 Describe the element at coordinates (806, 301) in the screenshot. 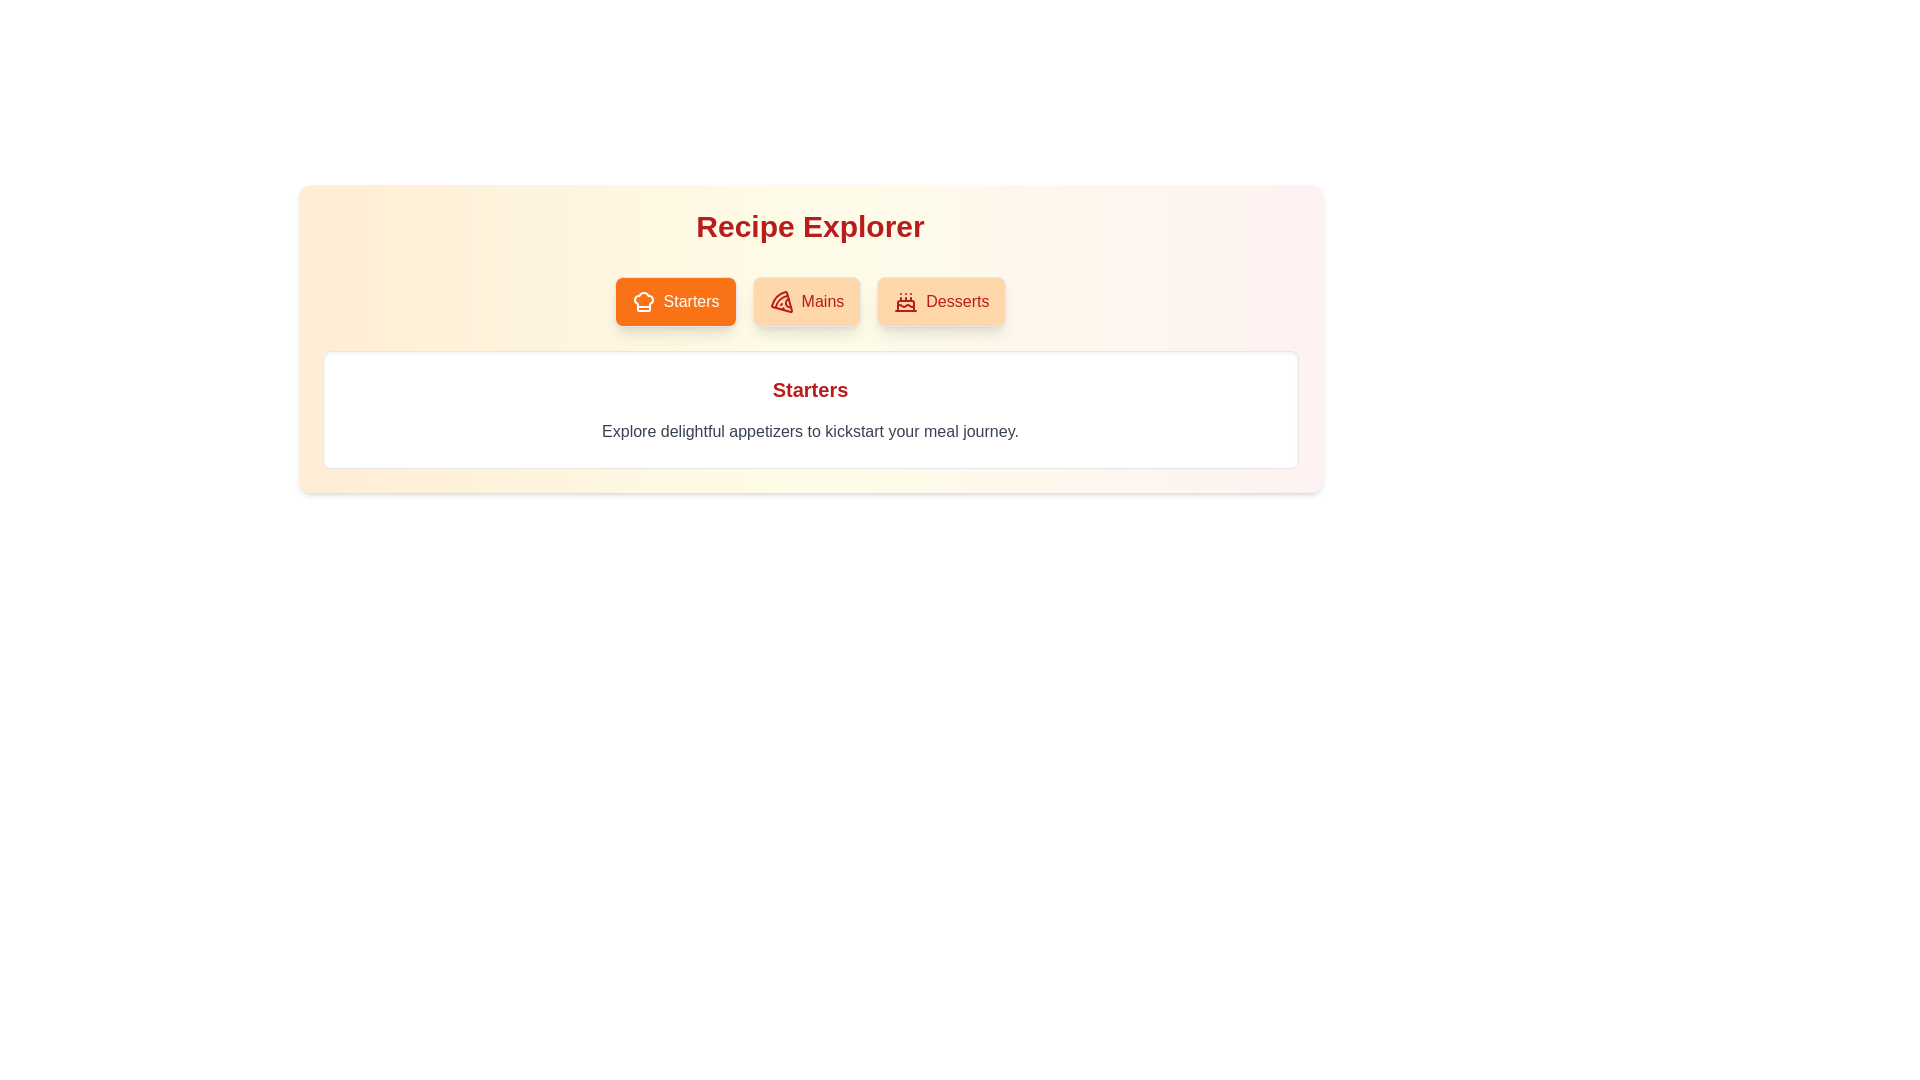

I see `the tab labeled Mains to view its content` at that location.